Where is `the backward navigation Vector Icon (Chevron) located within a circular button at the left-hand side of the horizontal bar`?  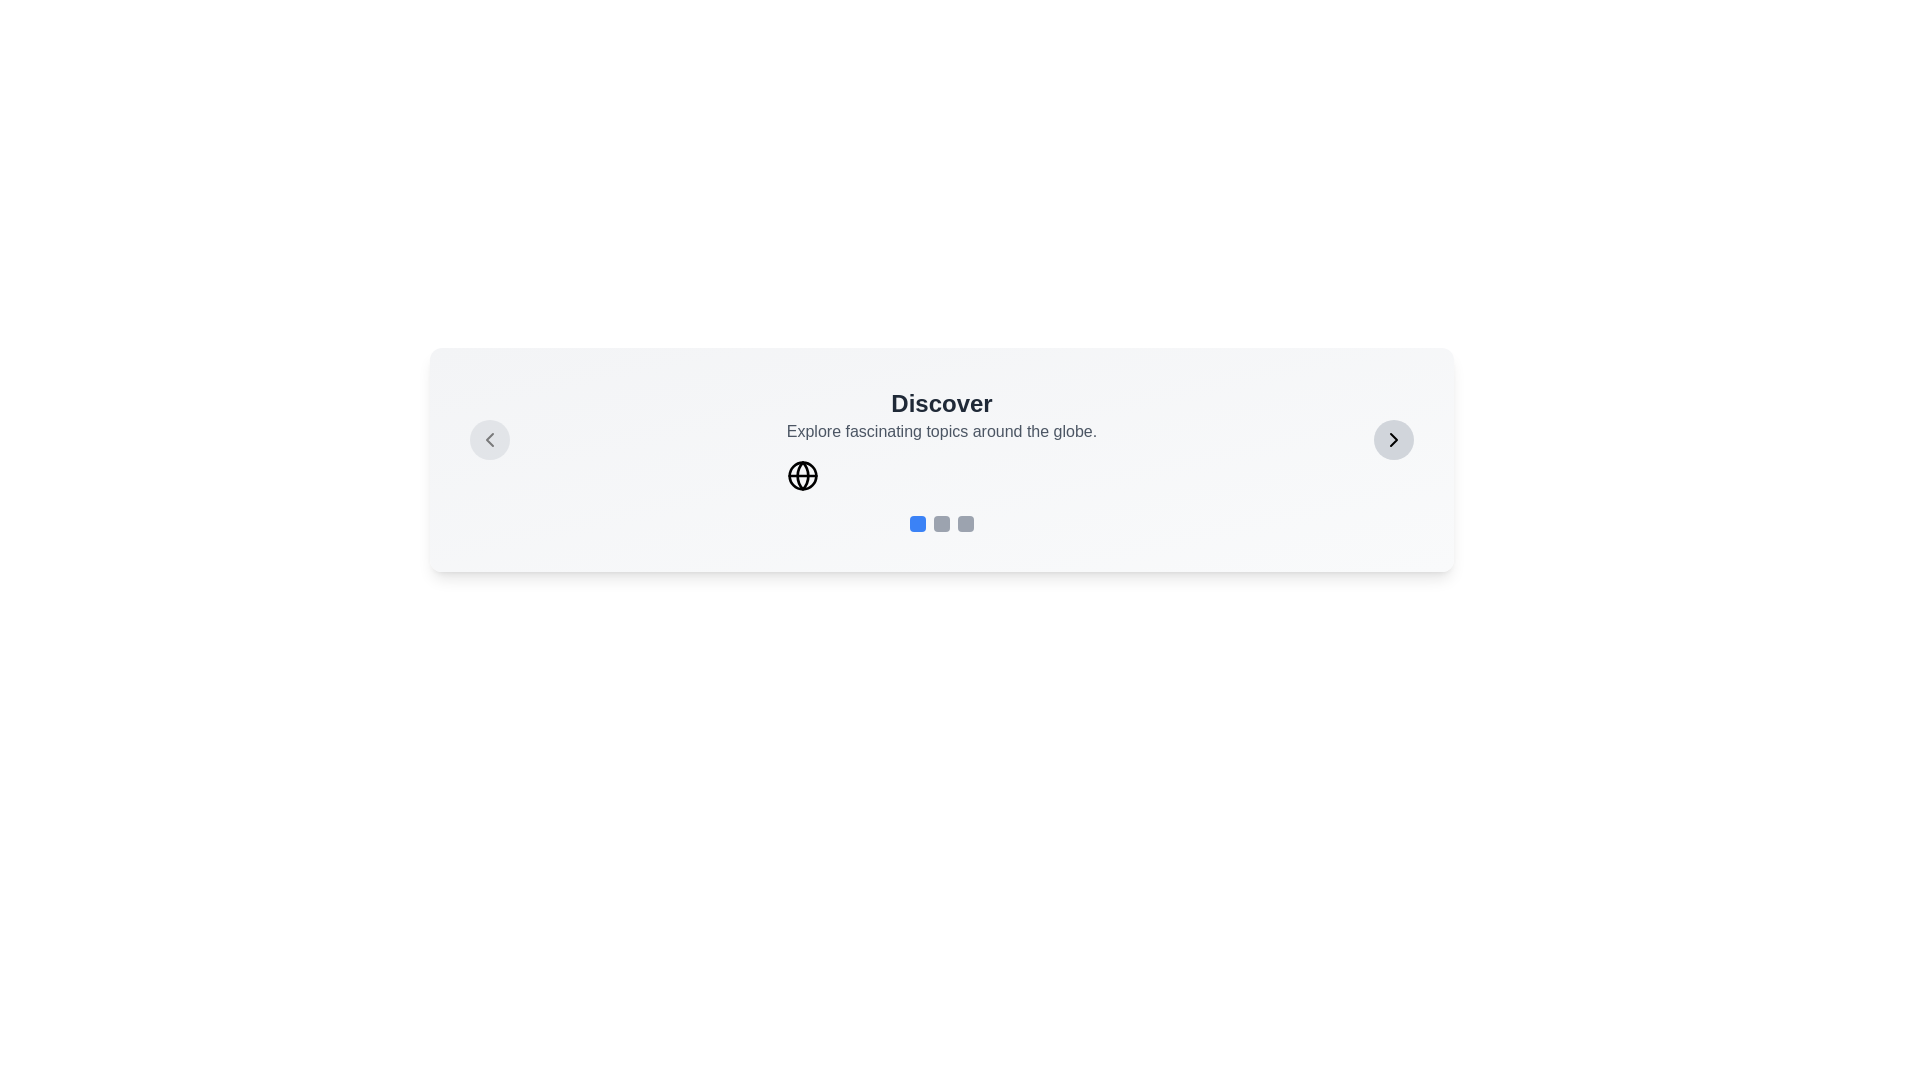
the backward navigation Vector Icon (Chevron) located within a circular button at the left-hand side of the horizontal bar is located at coordinates (489, 438).